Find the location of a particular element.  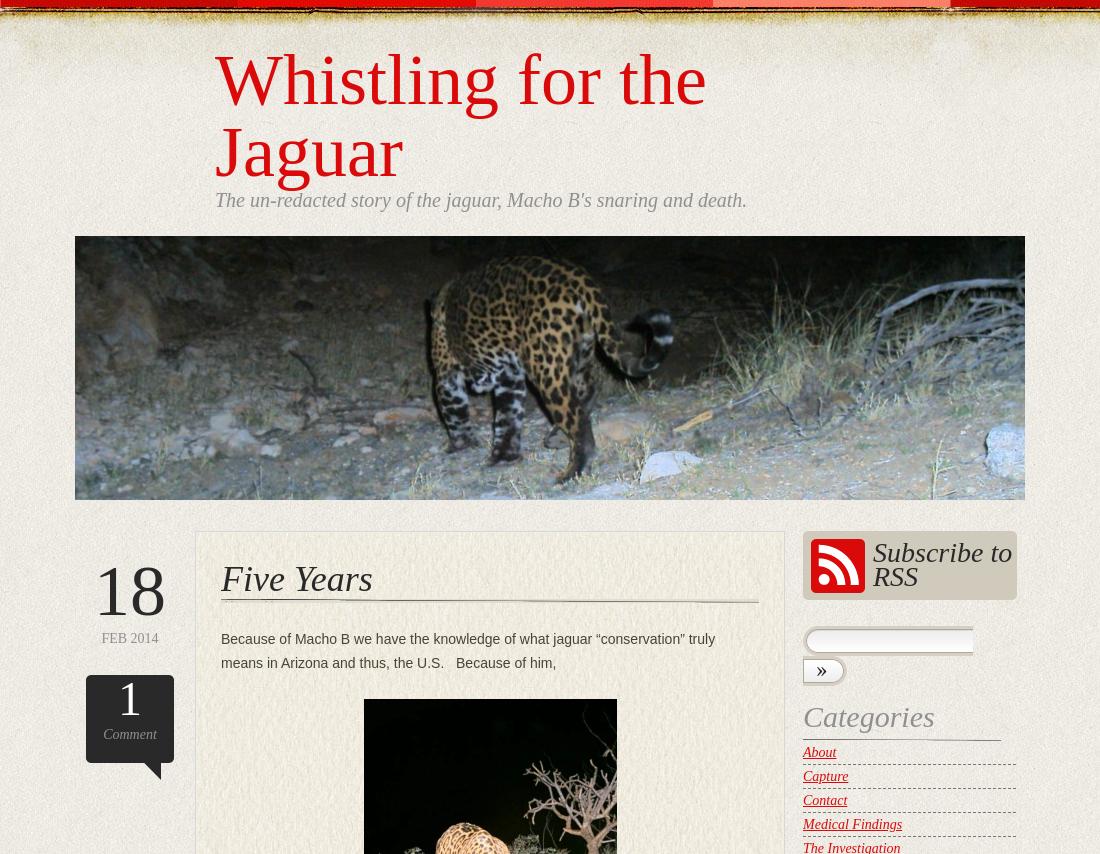

'Categories' is located at coordinates (867, 716).